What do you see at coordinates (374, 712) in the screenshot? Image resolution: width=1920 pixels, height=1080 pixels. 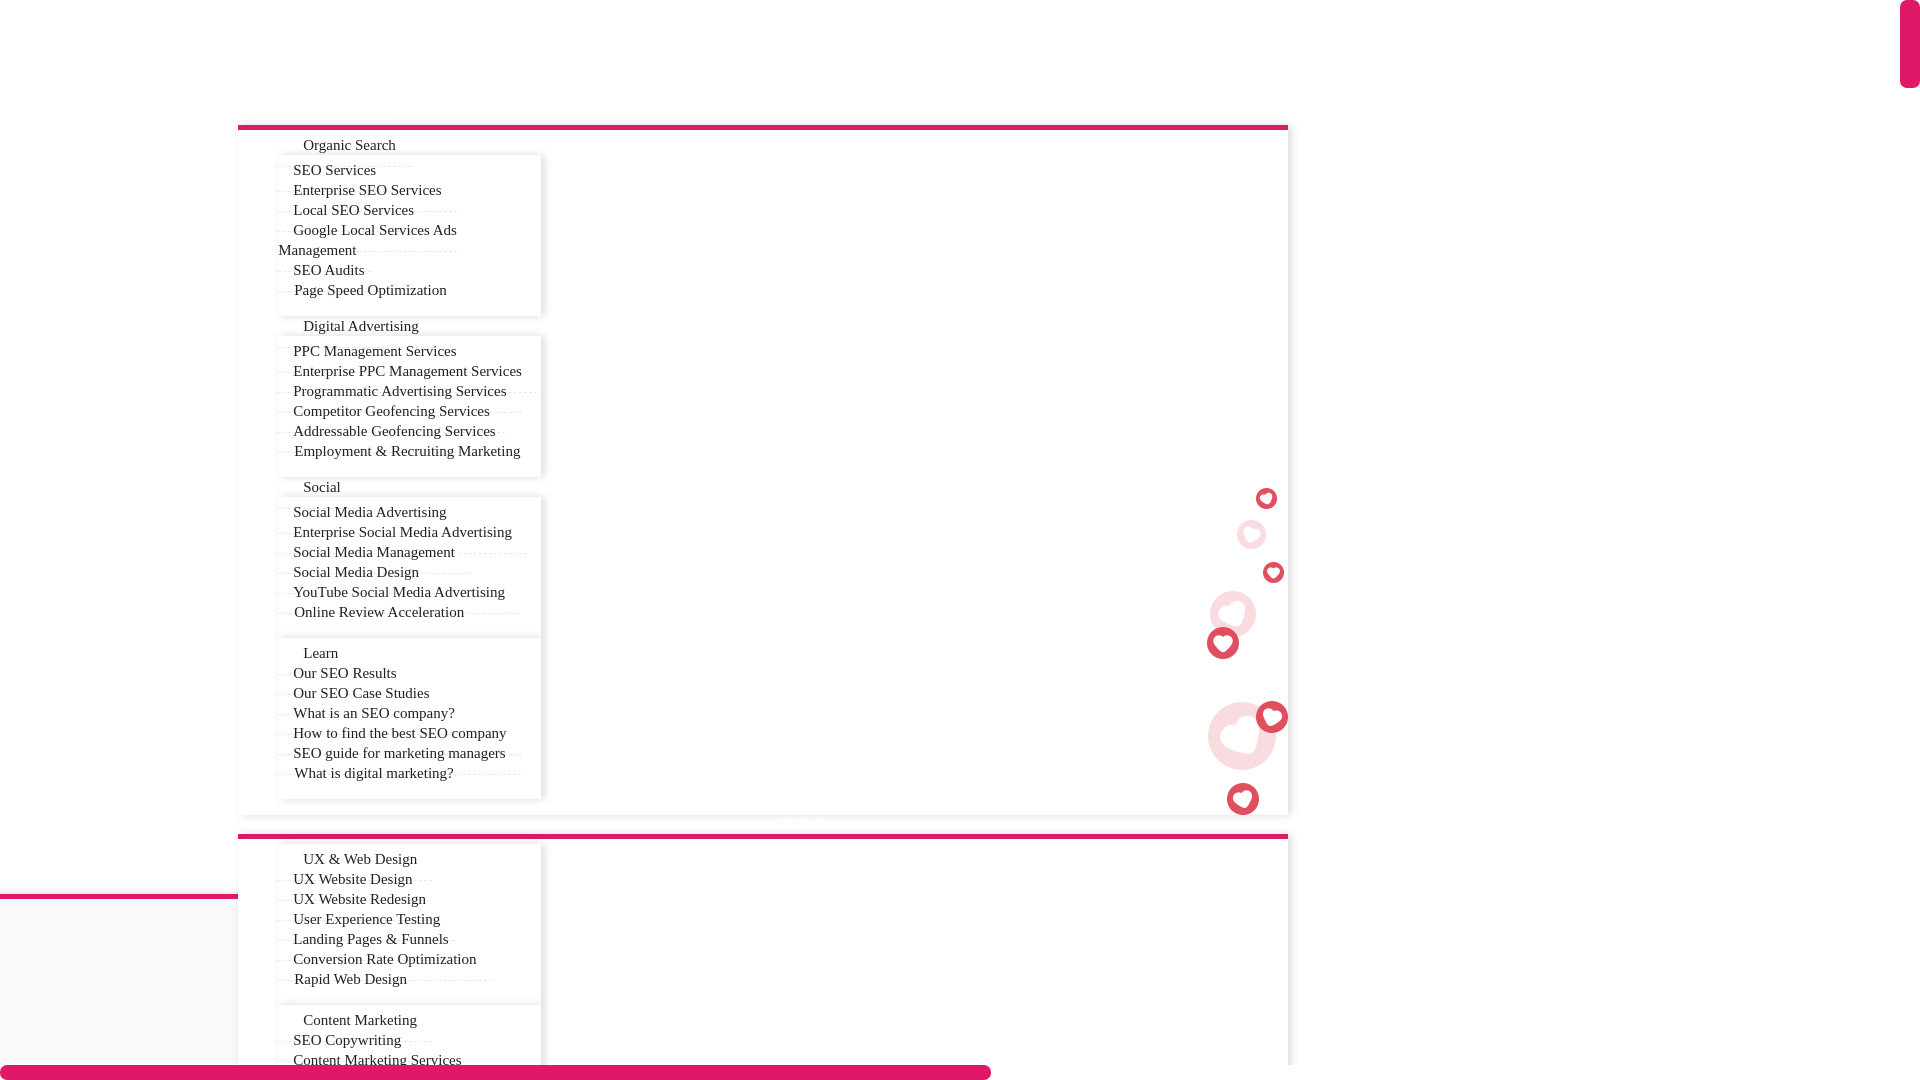 I see `'What is an SEO company?'` at bounding box center [374, 712].